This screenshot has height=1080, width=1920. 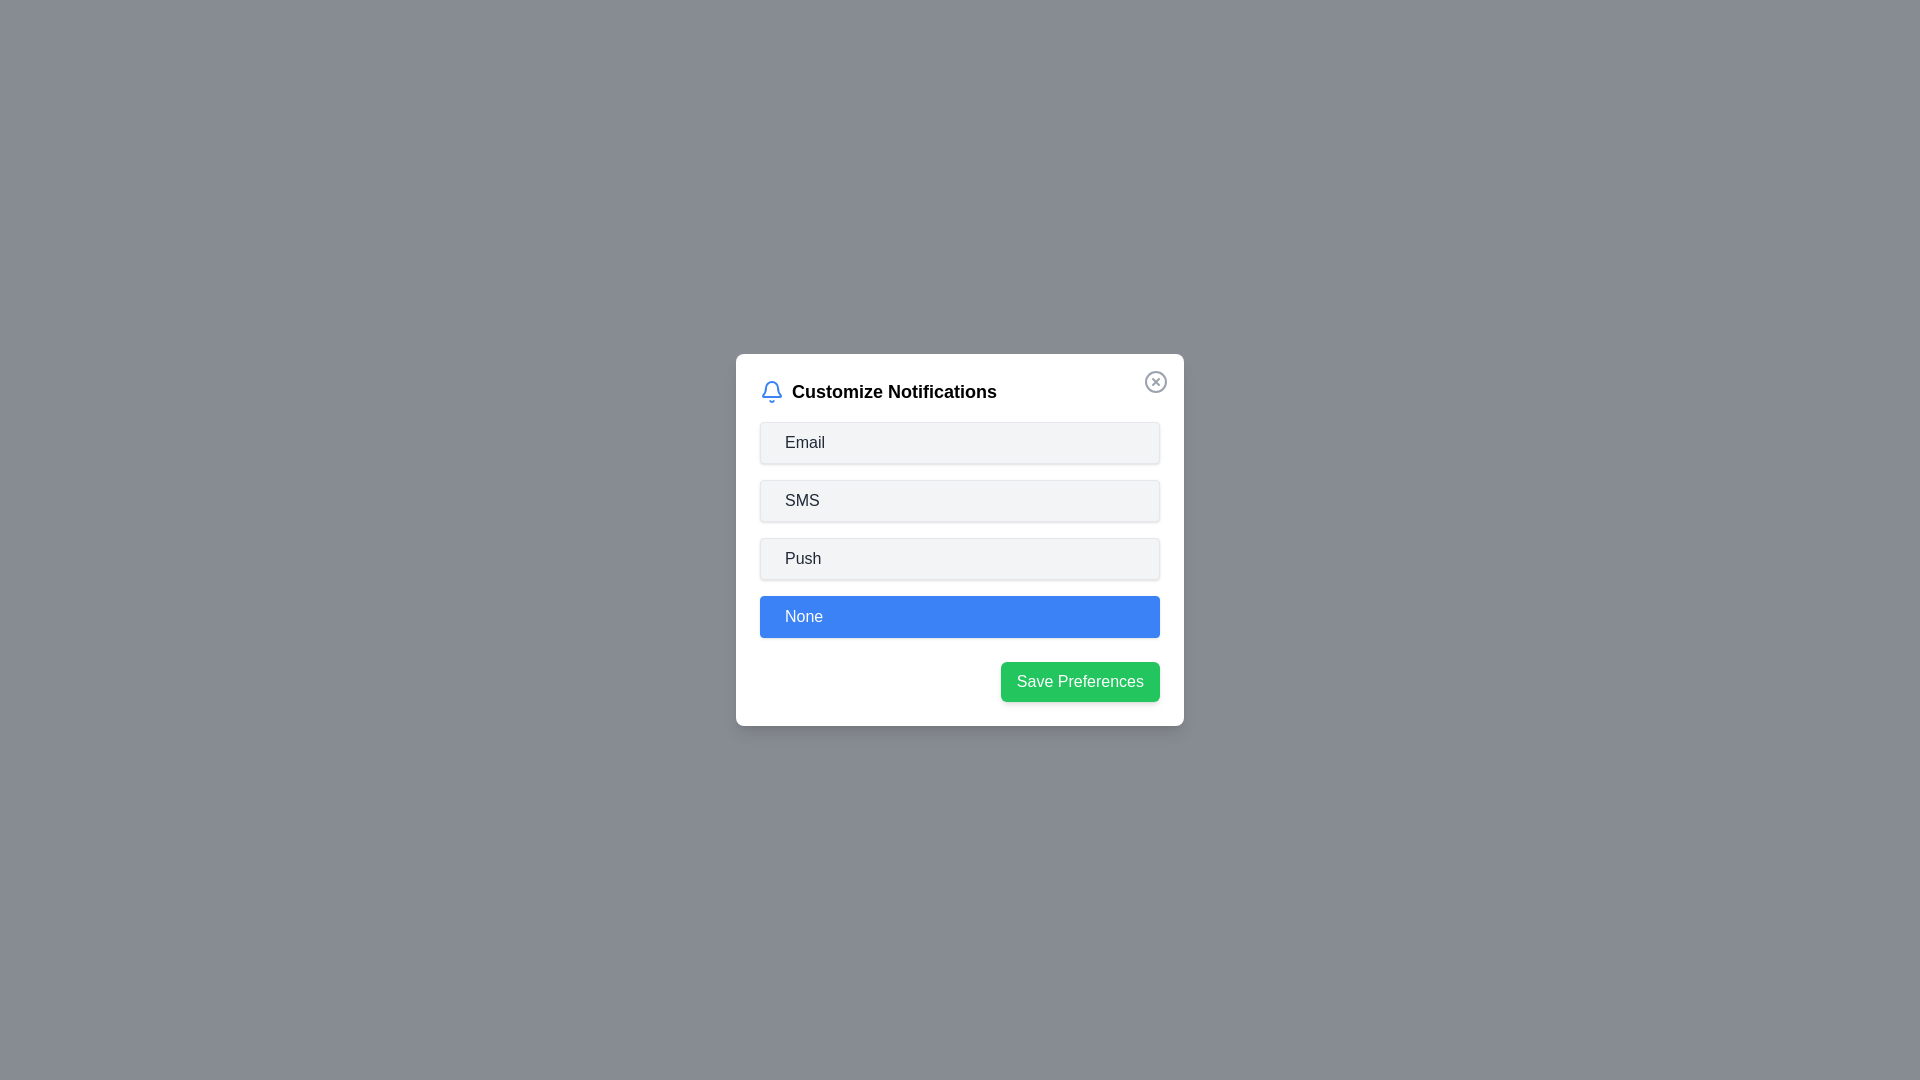 What do you see at coordinates (1079, 681) in the screenshot?
I see `'Save Preferences' button to save the selected notification preferences` at bounding box center [1079, 681].